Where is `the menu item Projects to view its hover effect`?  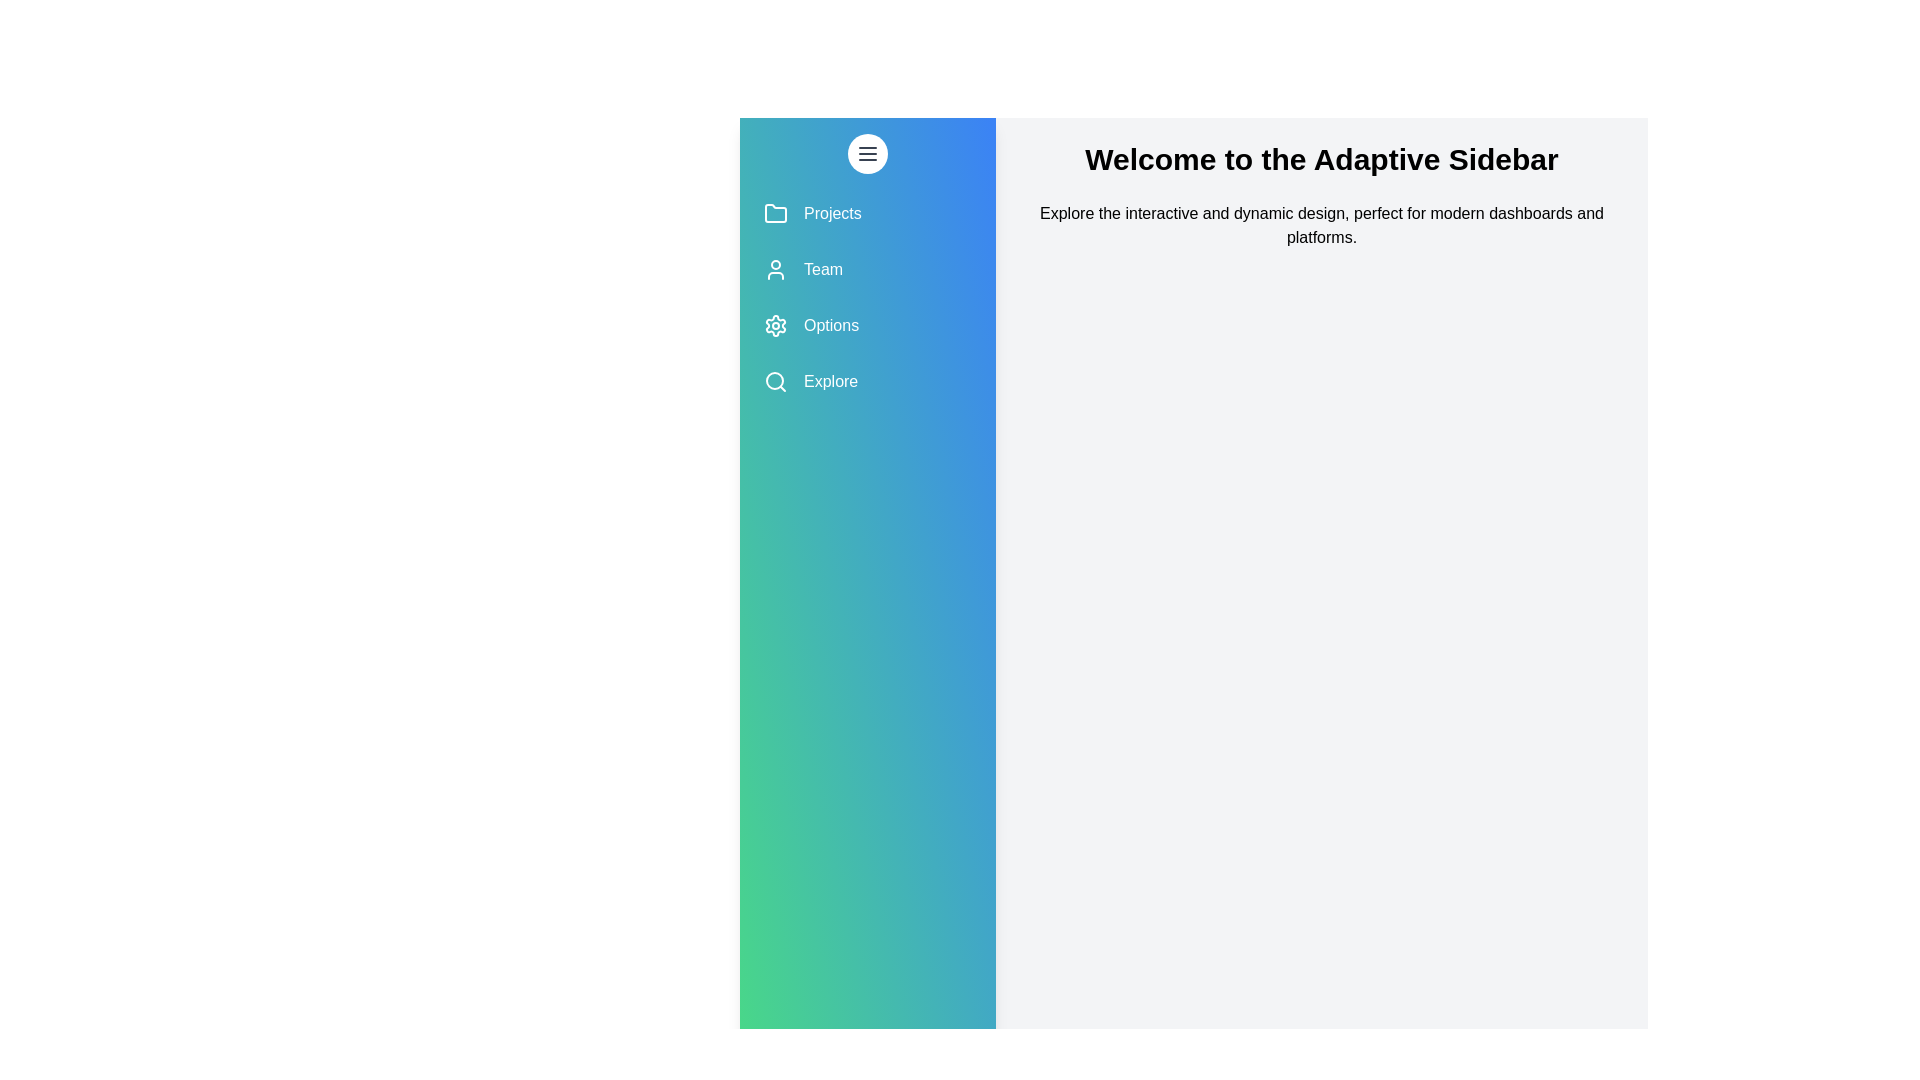 the menu item Projects to view its hover effect is located at coordinates (868, 213).